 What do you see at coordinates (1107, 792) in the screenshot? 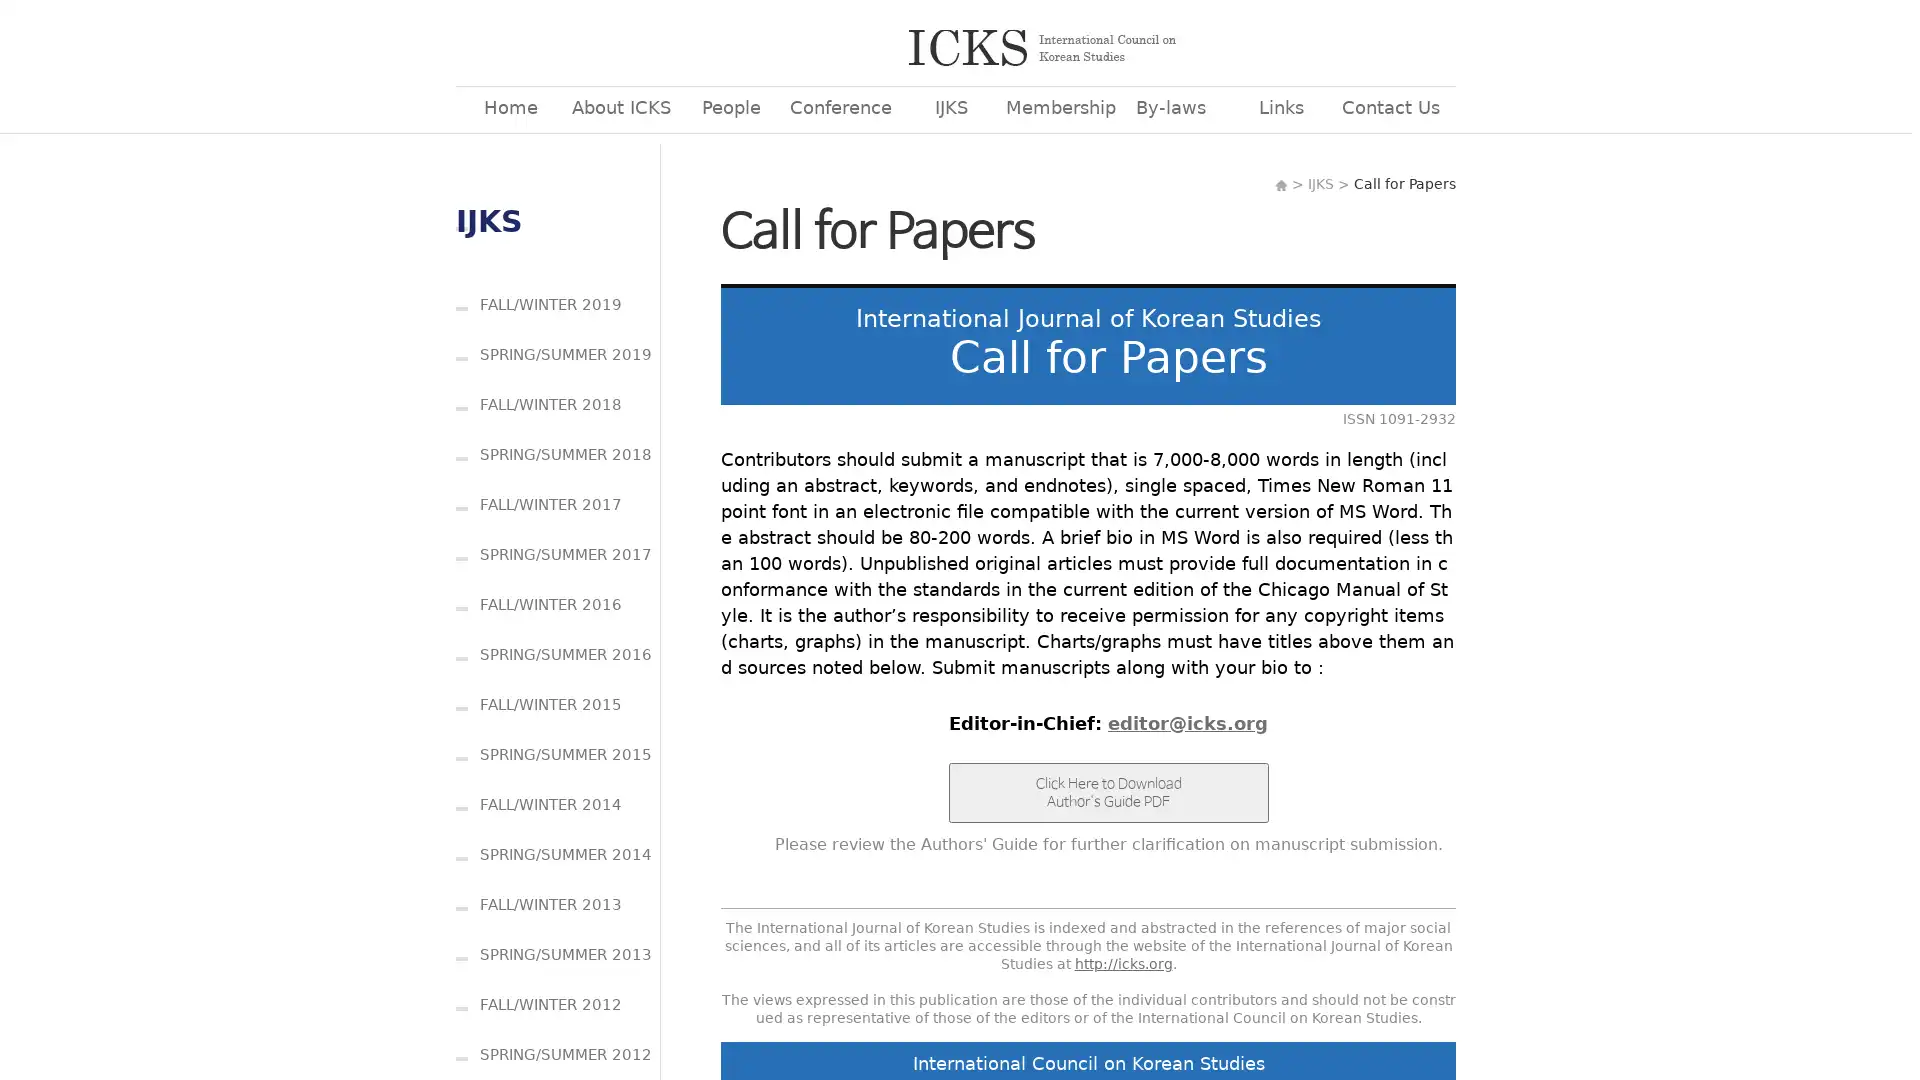
I see `Click Here to Download Author's Guide PDF` at bounding box center [1107, 792].